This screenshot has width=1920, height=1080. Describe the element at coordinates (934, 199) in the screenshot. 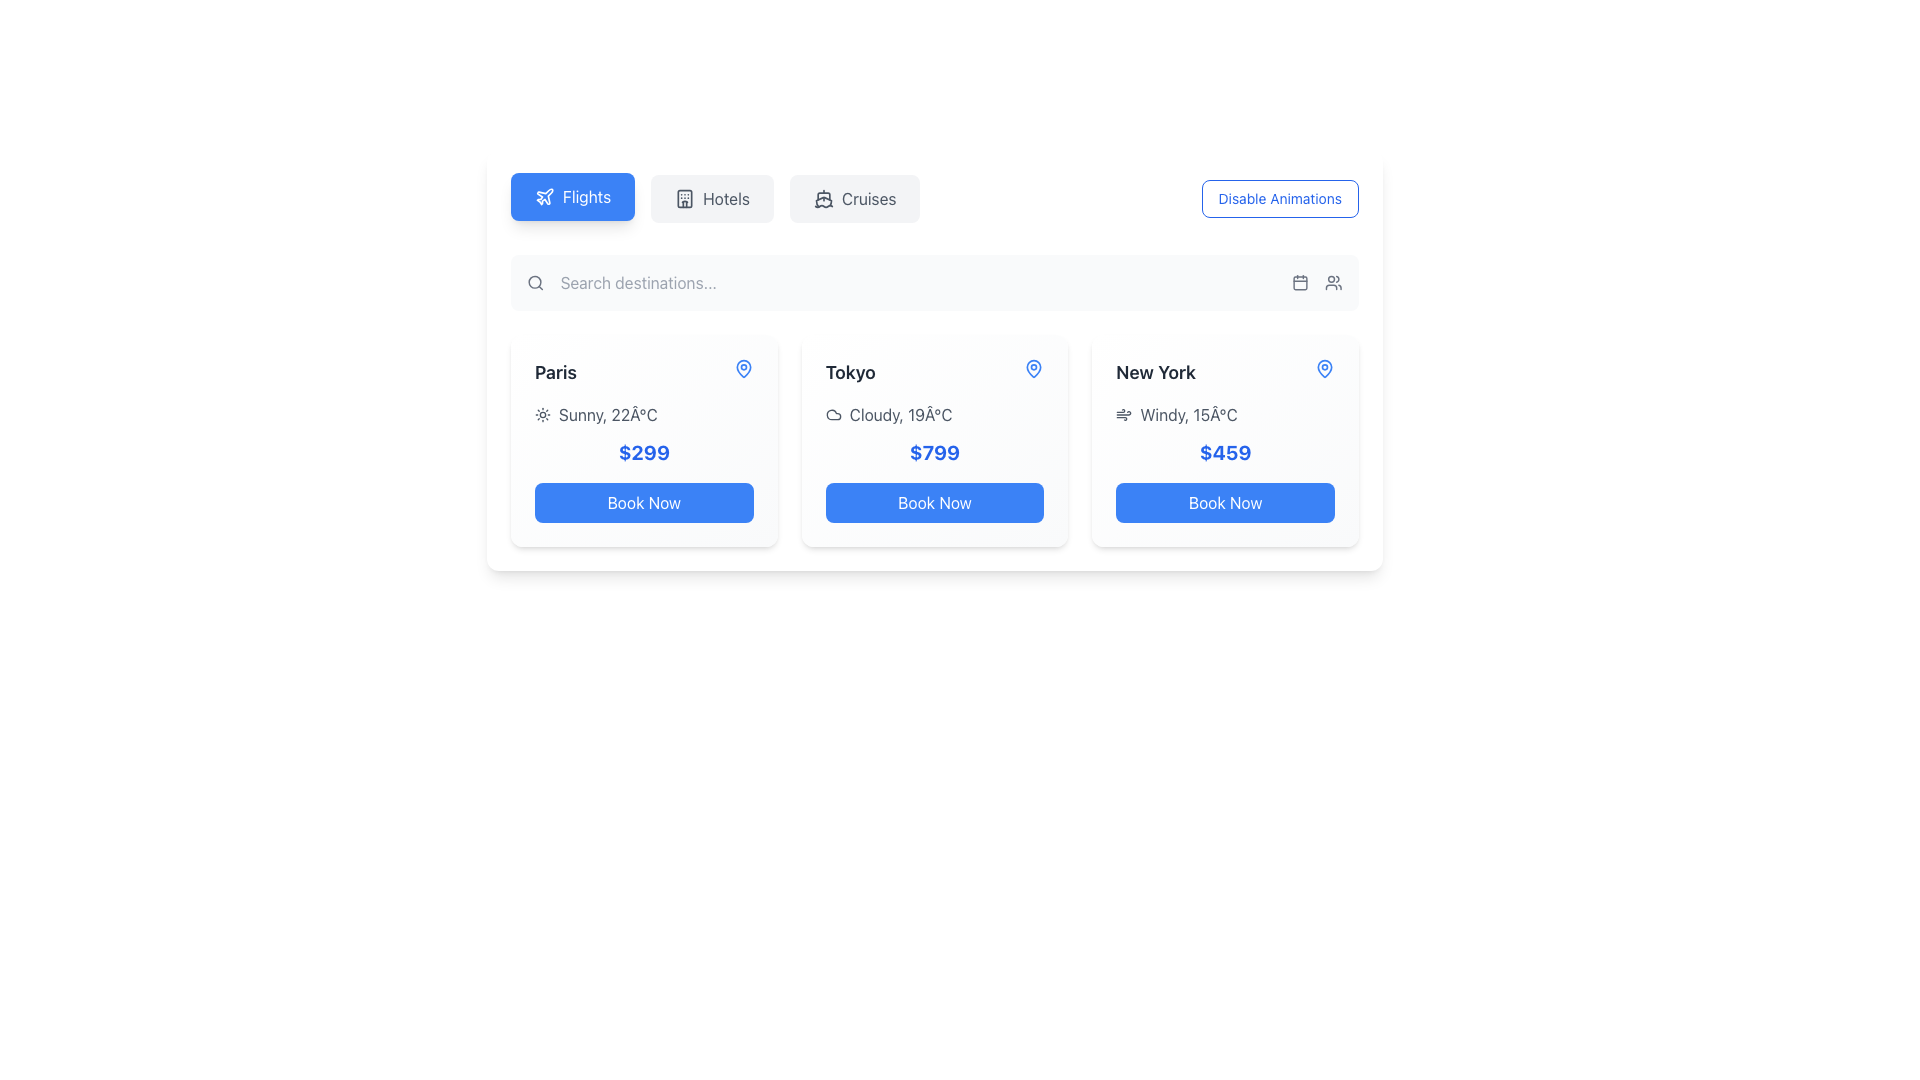

I see `the 'Disable Animations' button on the segmented control` at that location.